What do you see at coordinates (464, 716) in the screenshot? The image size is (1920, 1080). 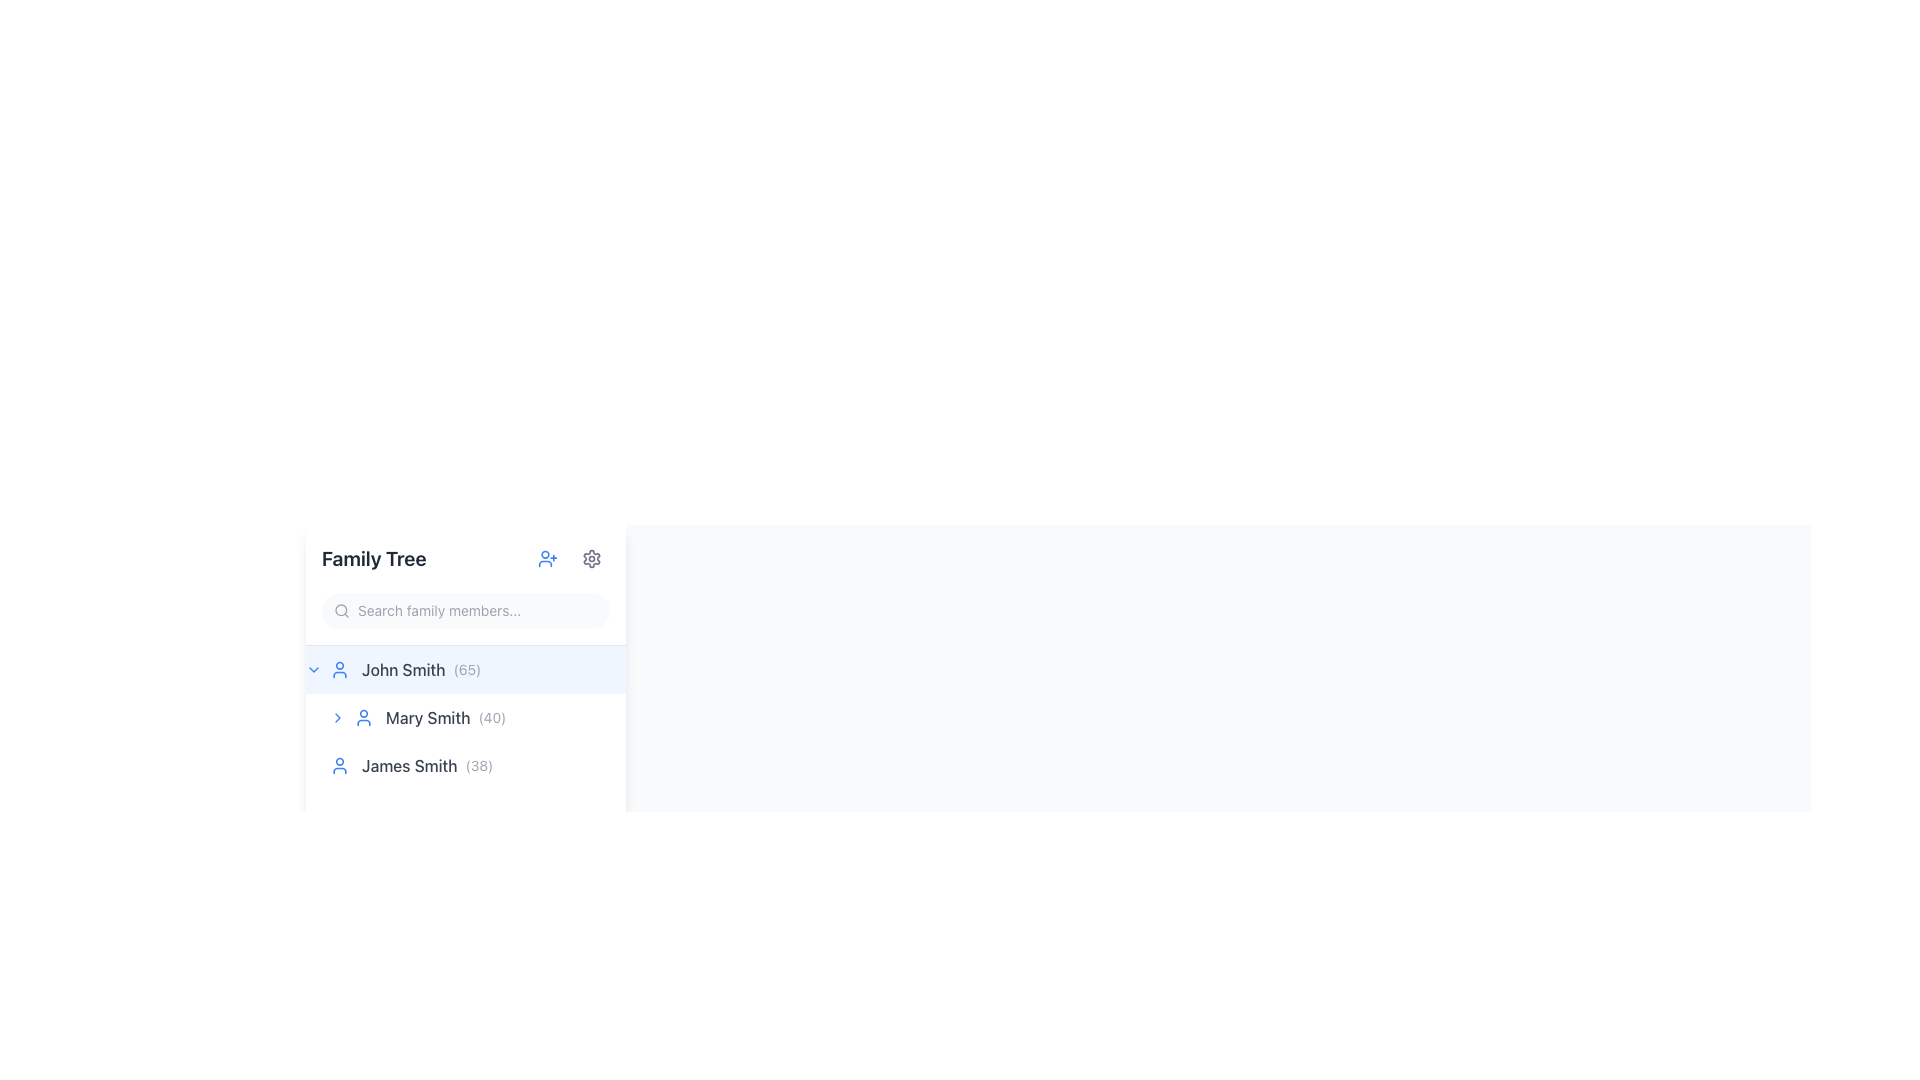 I see `the arrow of the Interactive list entry for 'Mary Smith'` at bounding box center [464, 716].